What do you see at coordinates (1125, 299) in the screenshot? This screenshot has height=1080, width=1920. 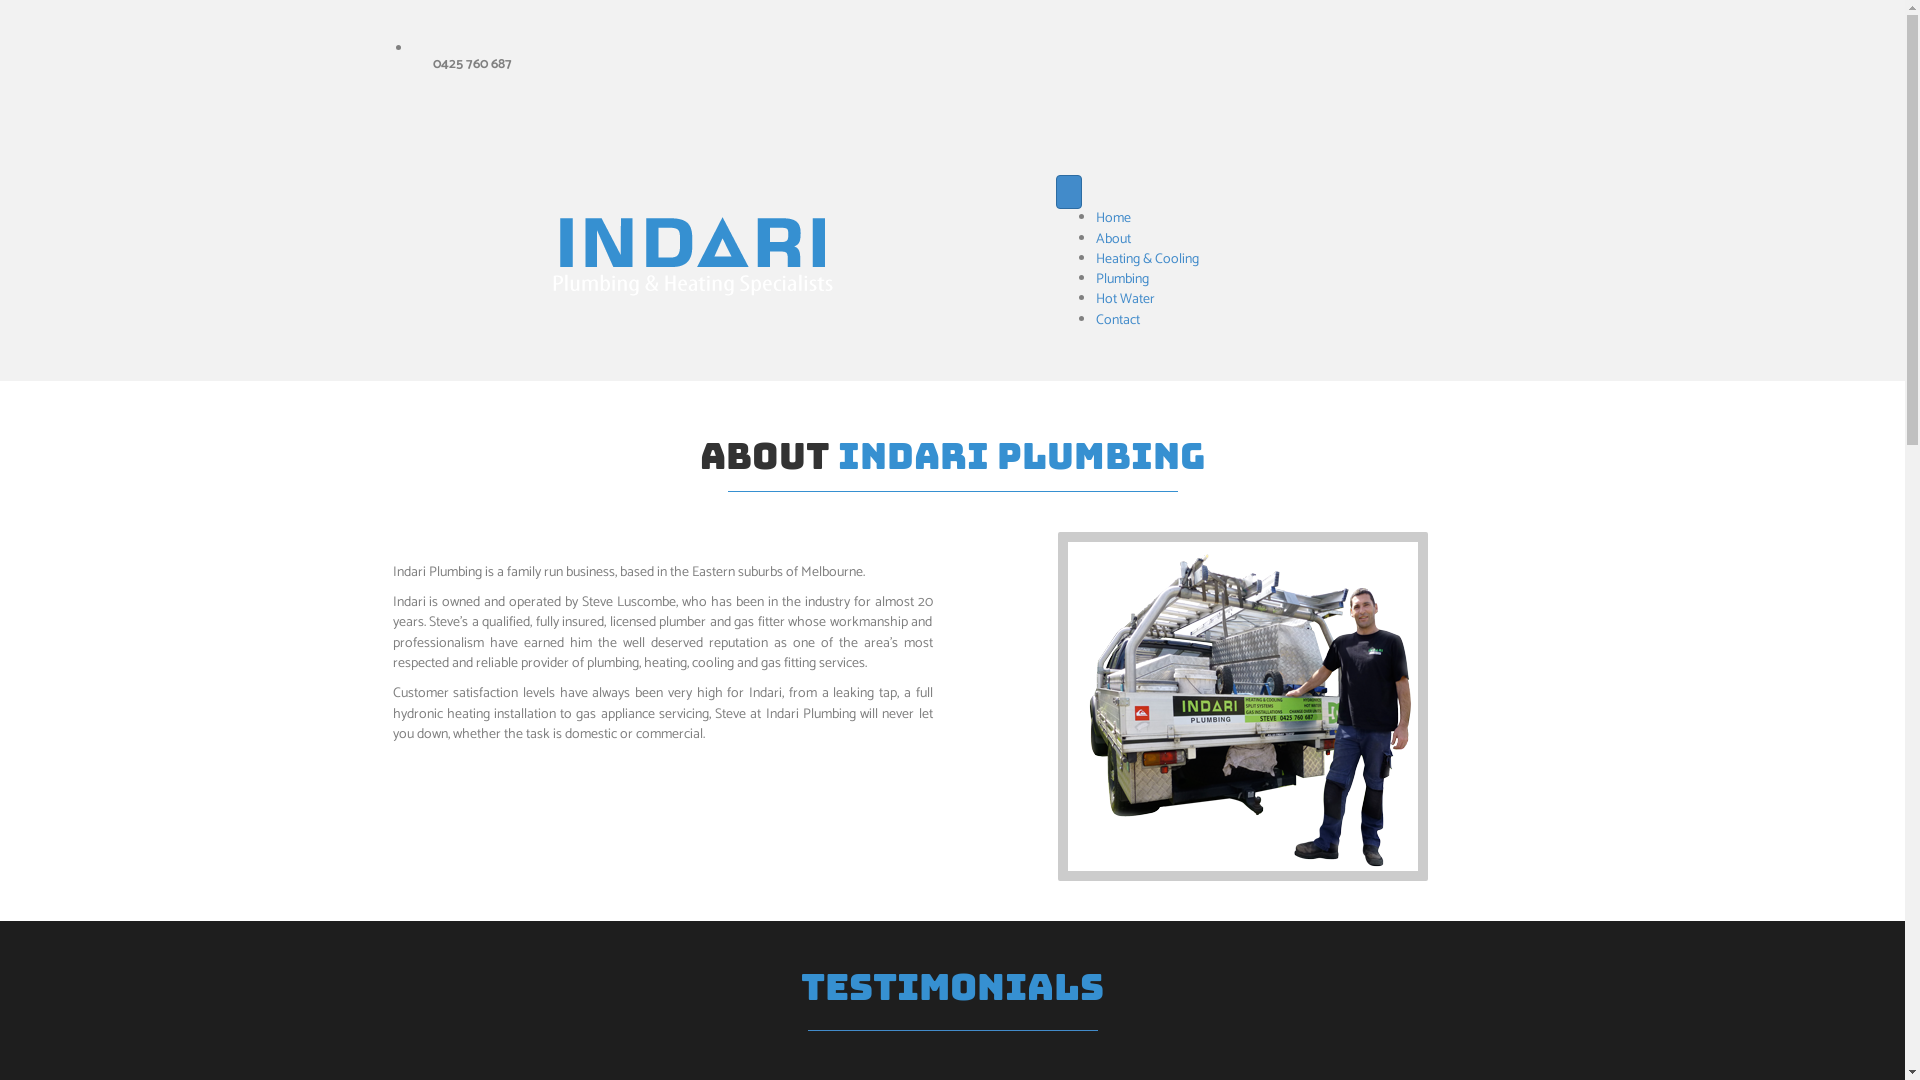 I see `'Hot Water'` at bounding box center [1125, 299].